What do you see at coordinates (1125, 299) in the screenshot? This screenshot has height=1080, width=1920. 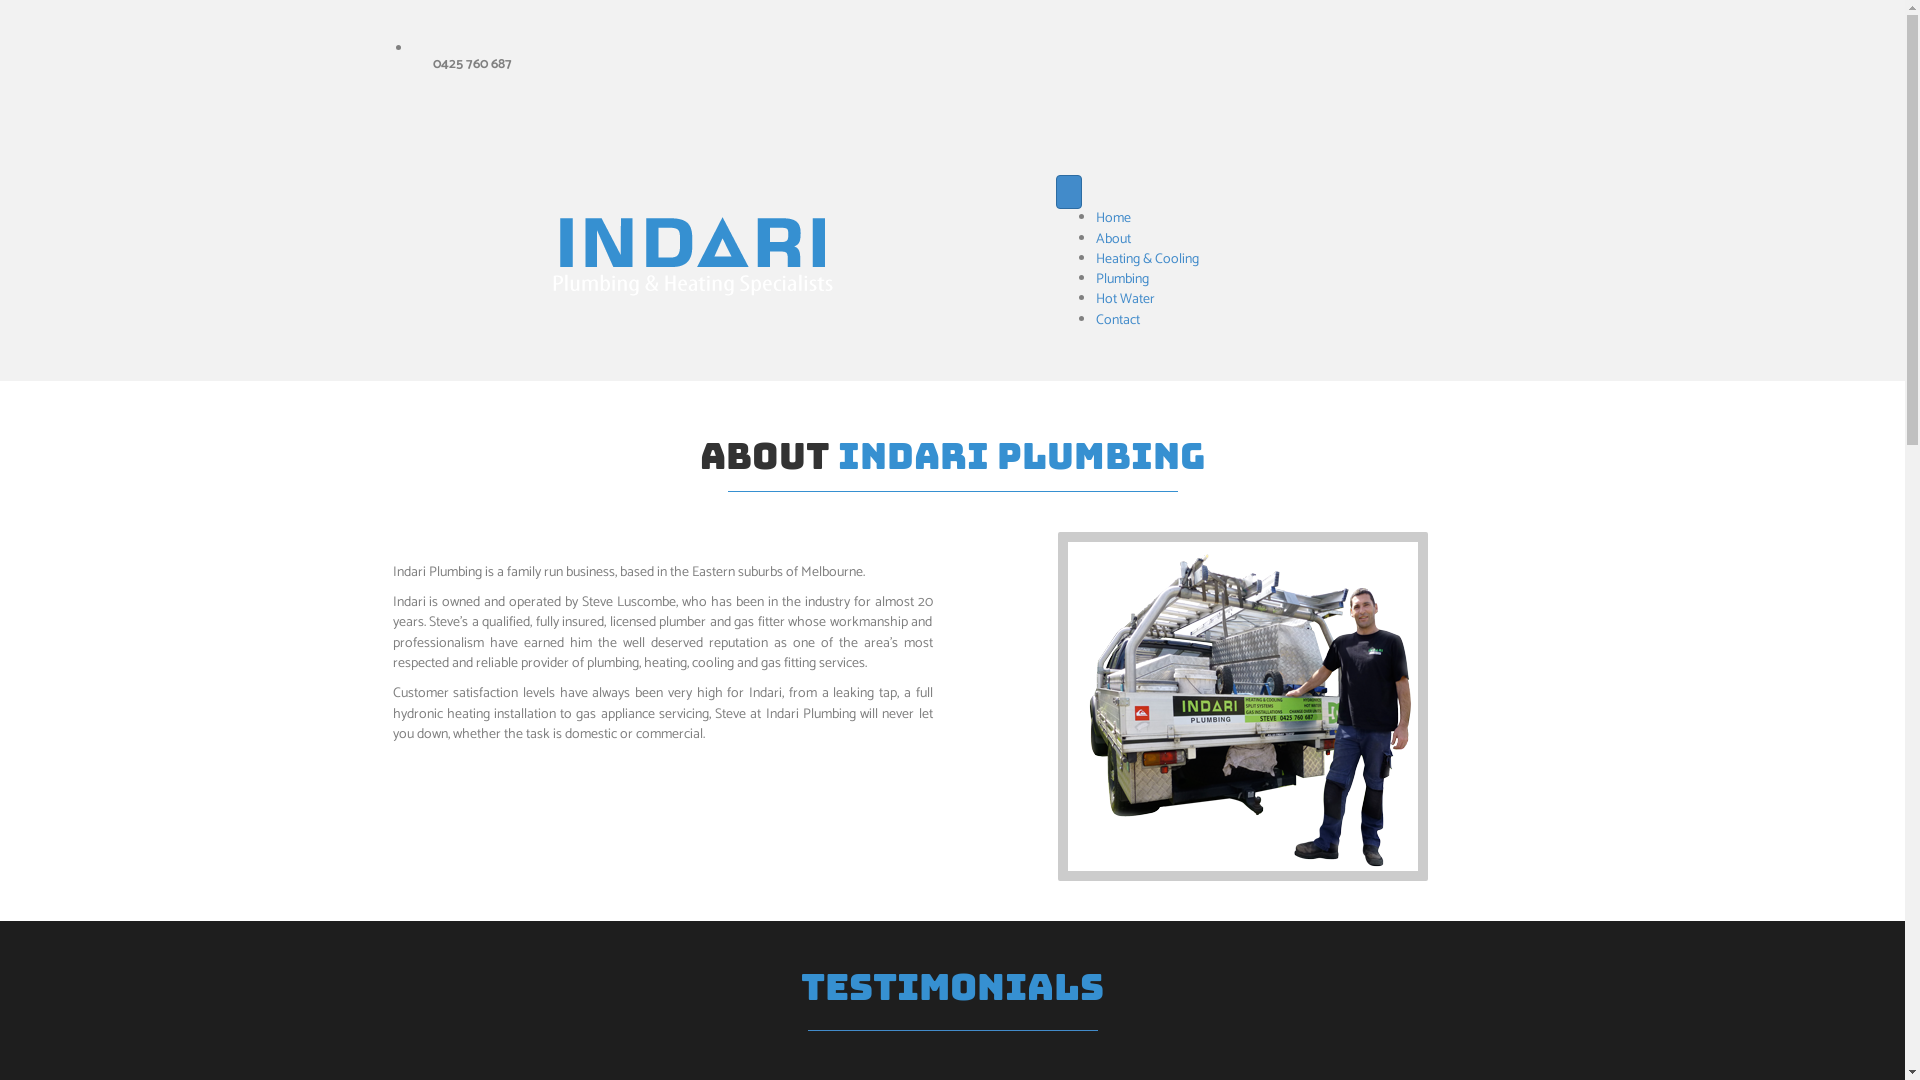 I see `'Hot Water'` at bounding box center [1125, 299].